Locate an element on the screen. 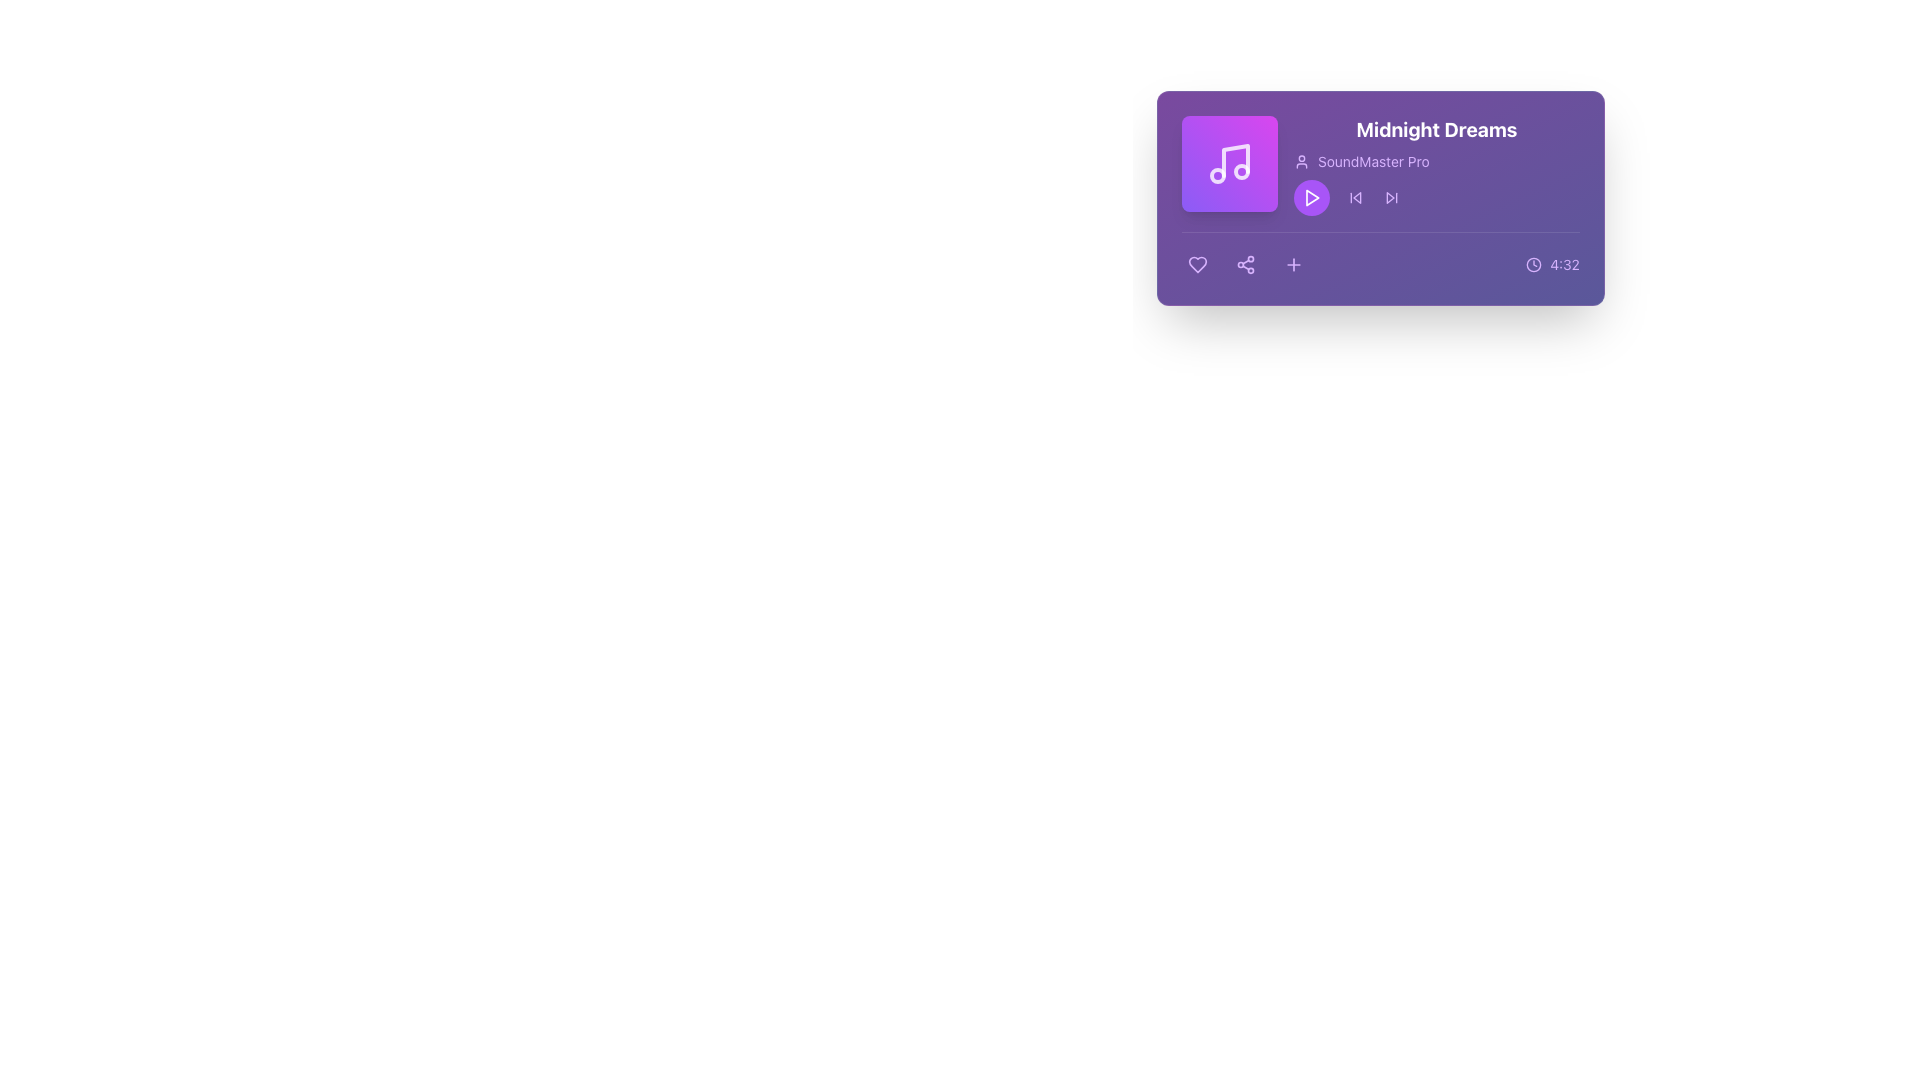 This screenshot has height=1080, width=1920. the forward arrow icon located within the 'Next' button on the middle row of playback controls to skip to the next media is located at coordinates (1391, 197).